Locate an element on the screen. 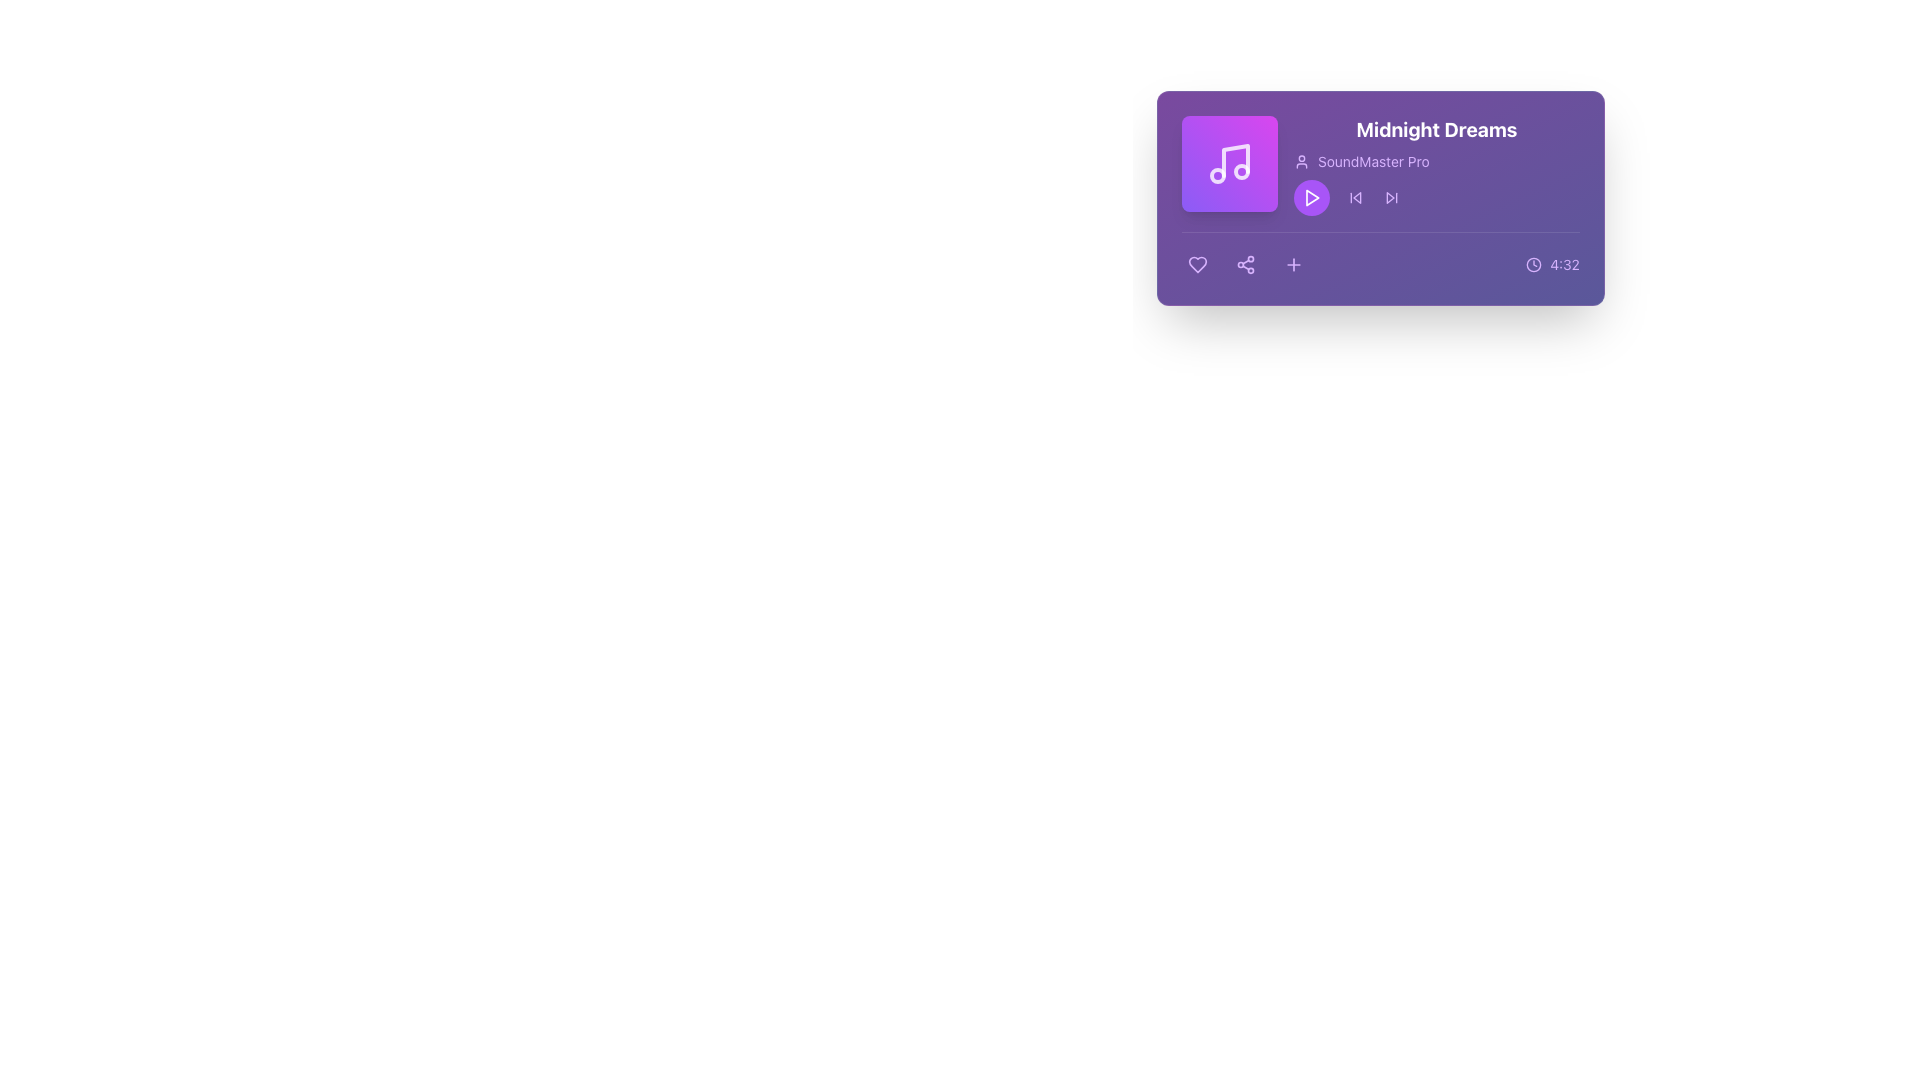 This screenshot has height=1080, width=1920. the forward arrow icon located within the 'Next' button on the middle row of playback controls to skip to the next media is located at coordinates (1391, 197).